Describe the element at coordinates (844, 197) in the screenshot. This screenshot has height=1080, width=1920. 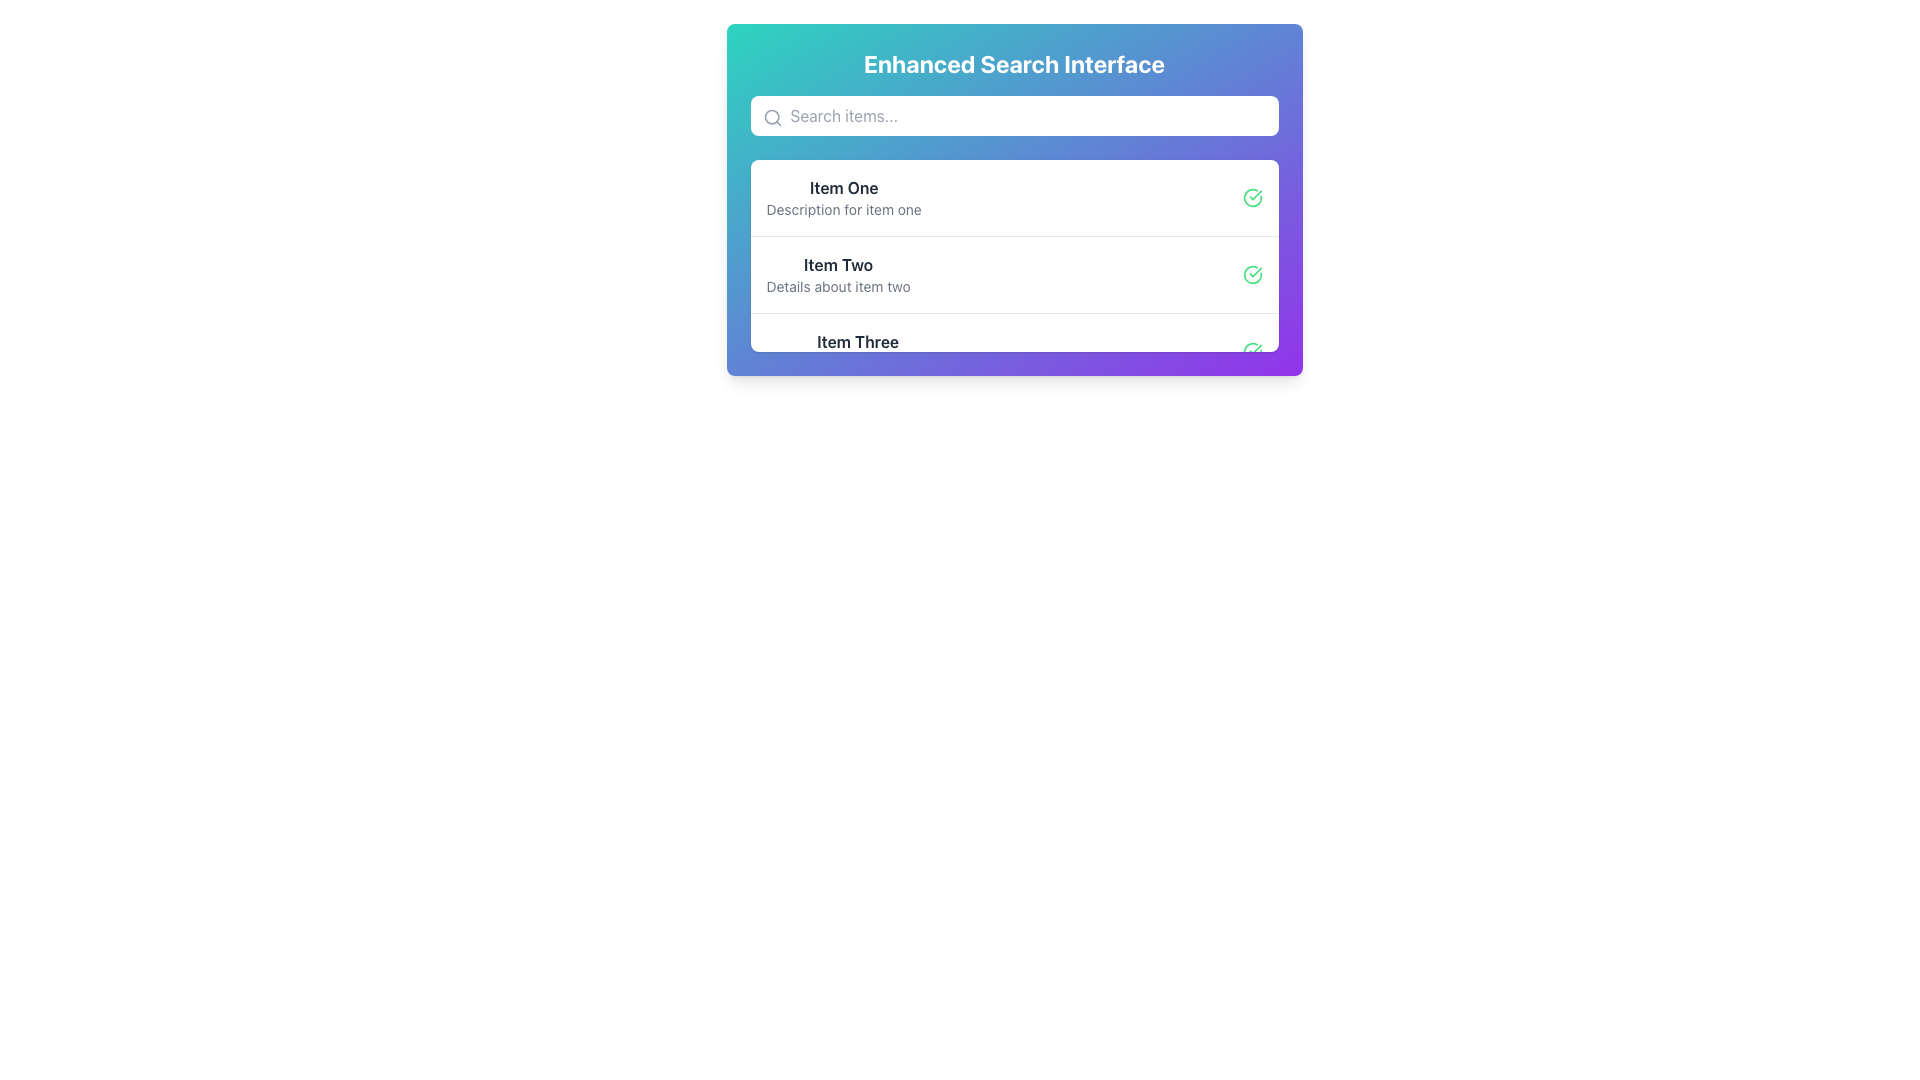
I see `the first list item in the 'Enhanced Search Interface'` at that location.